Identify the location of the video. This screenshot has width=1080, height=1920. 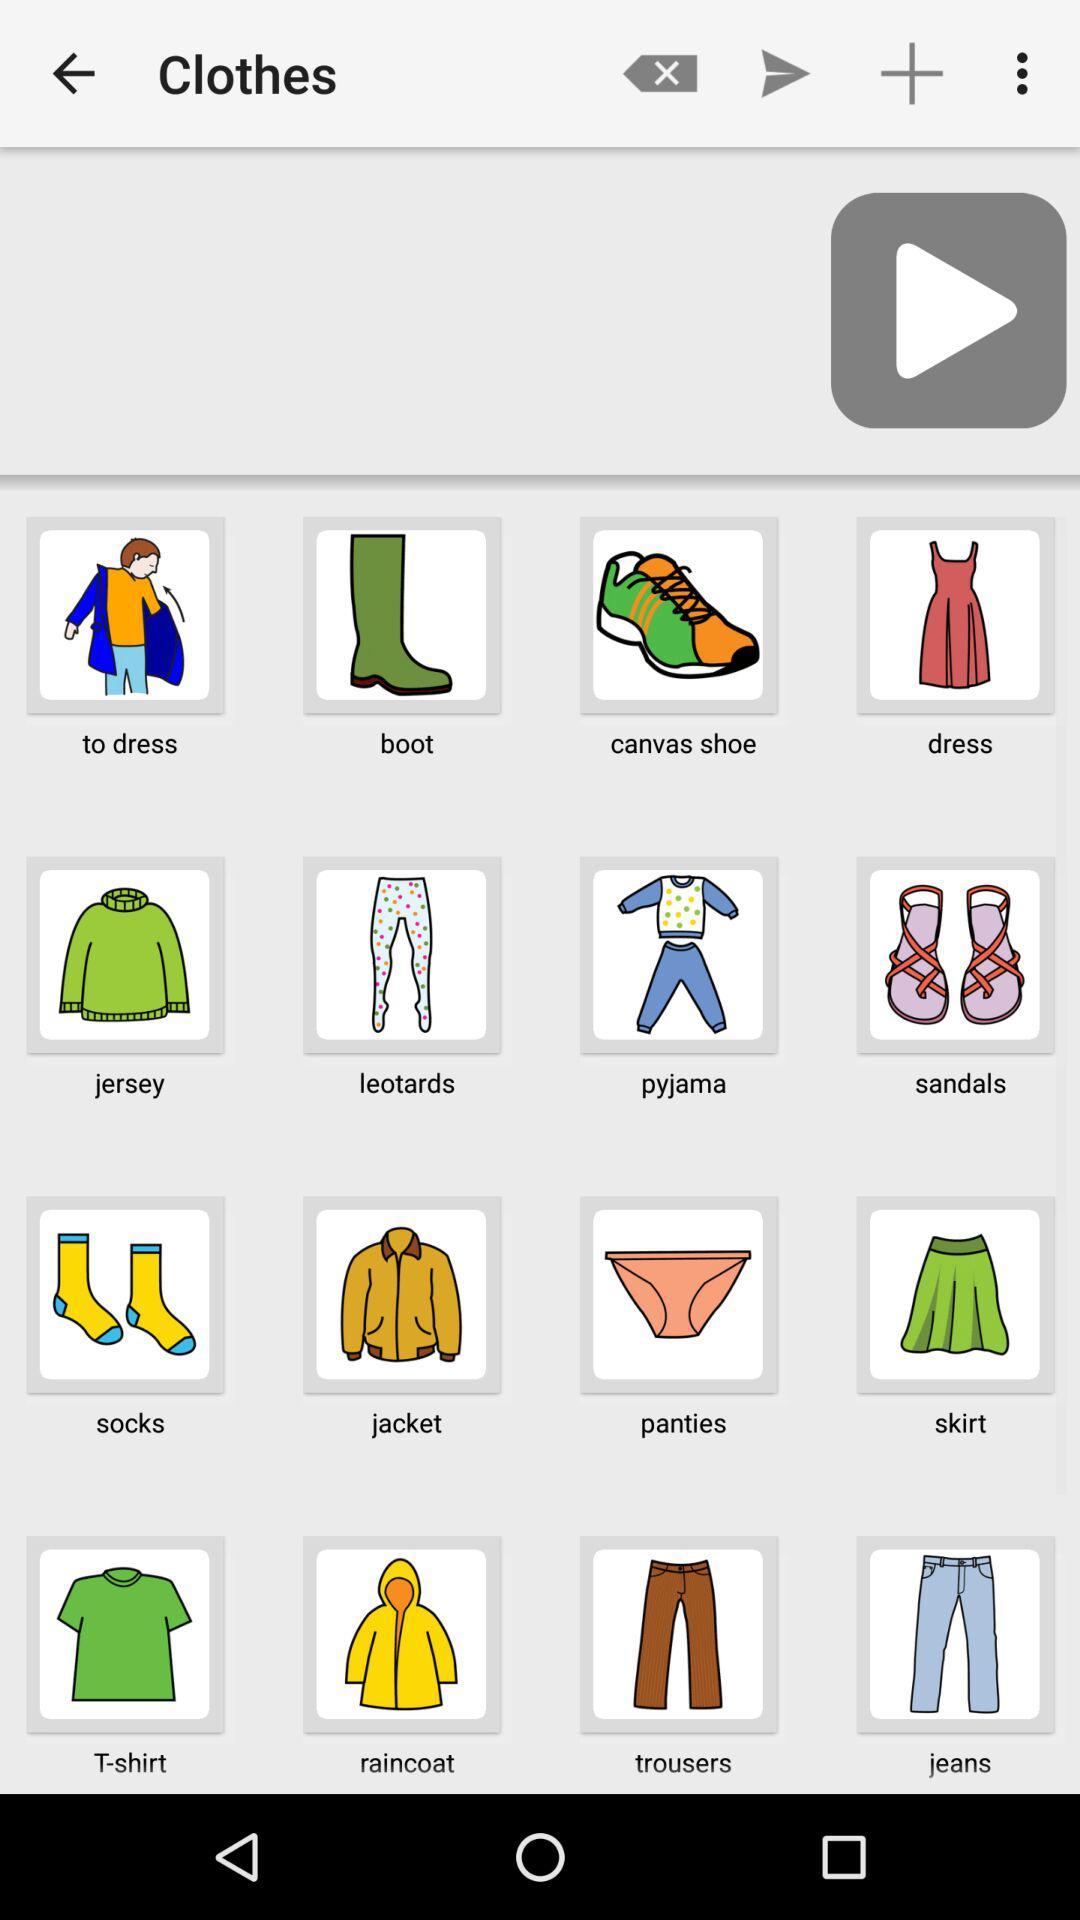
(947, 309).